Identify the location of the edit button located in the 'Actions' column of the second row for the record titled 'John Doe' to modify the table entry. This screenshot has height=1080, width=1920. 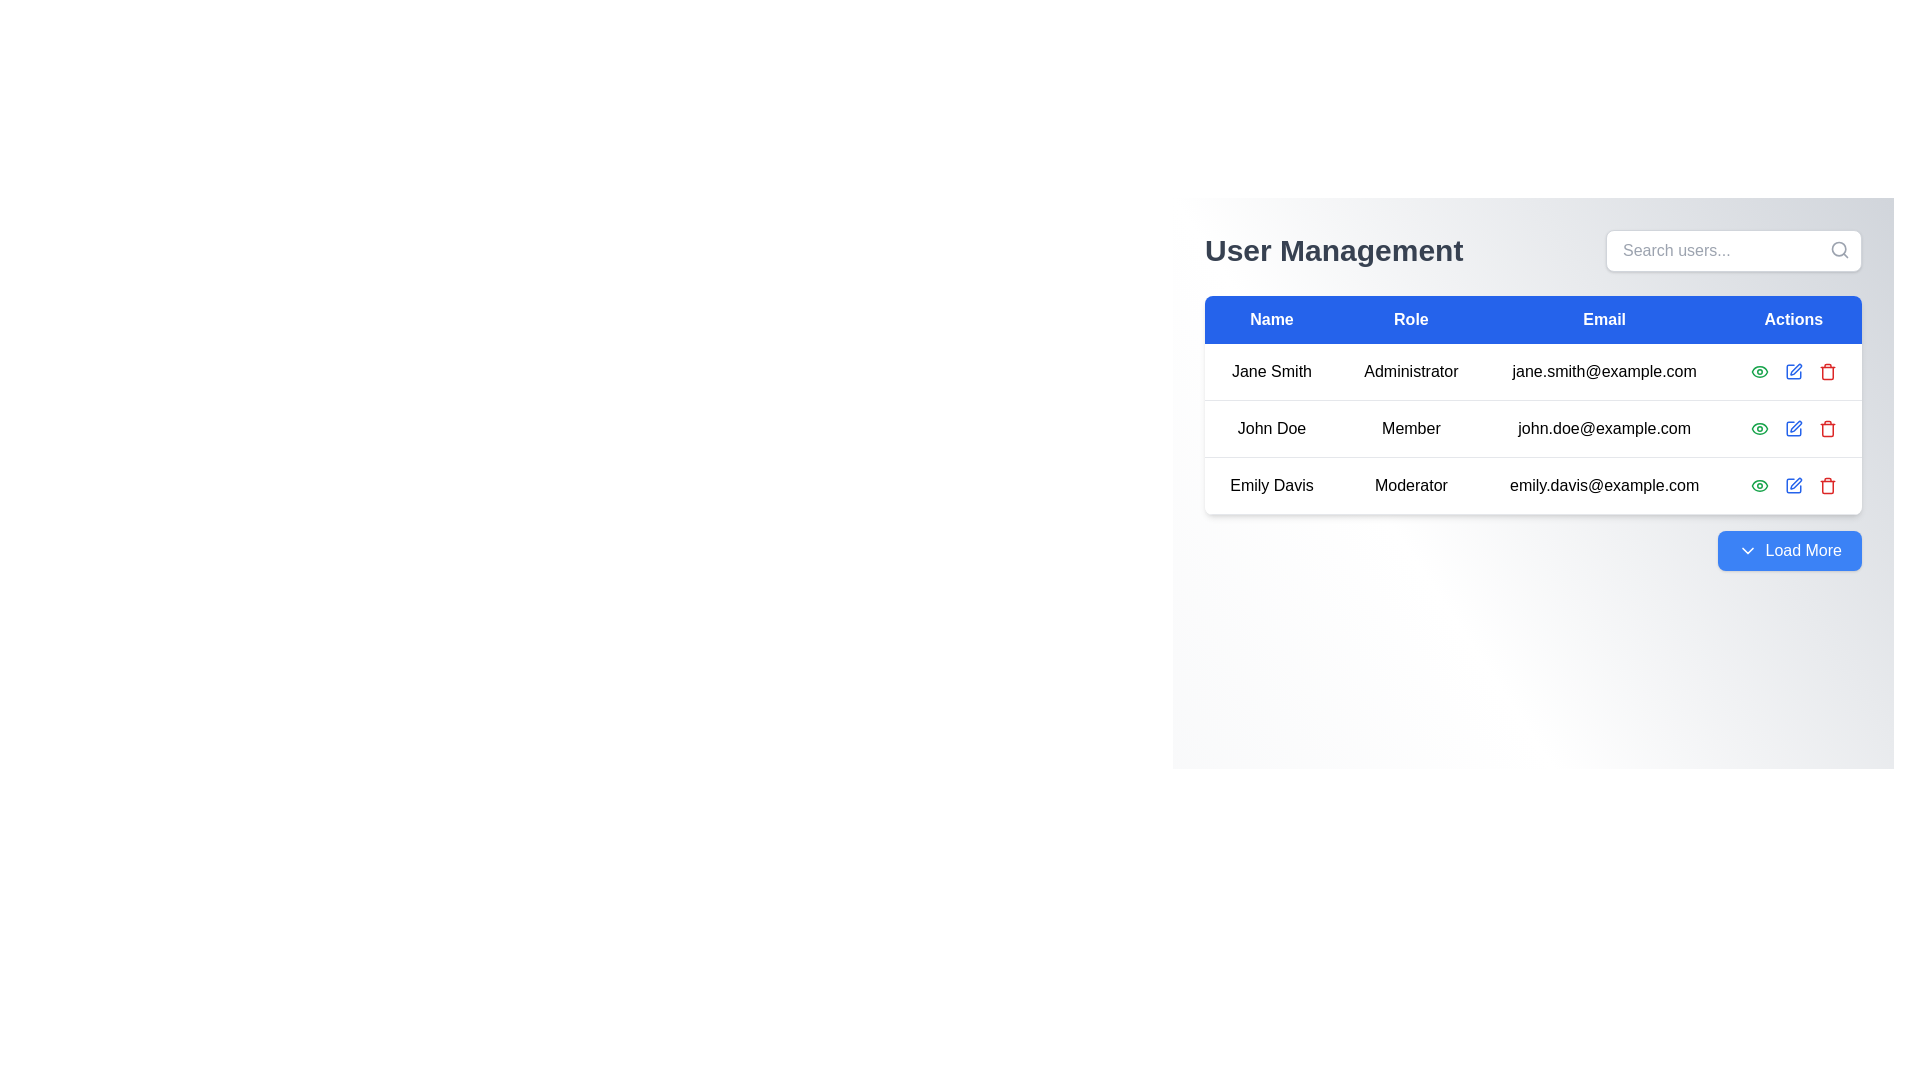
(1793, 427).